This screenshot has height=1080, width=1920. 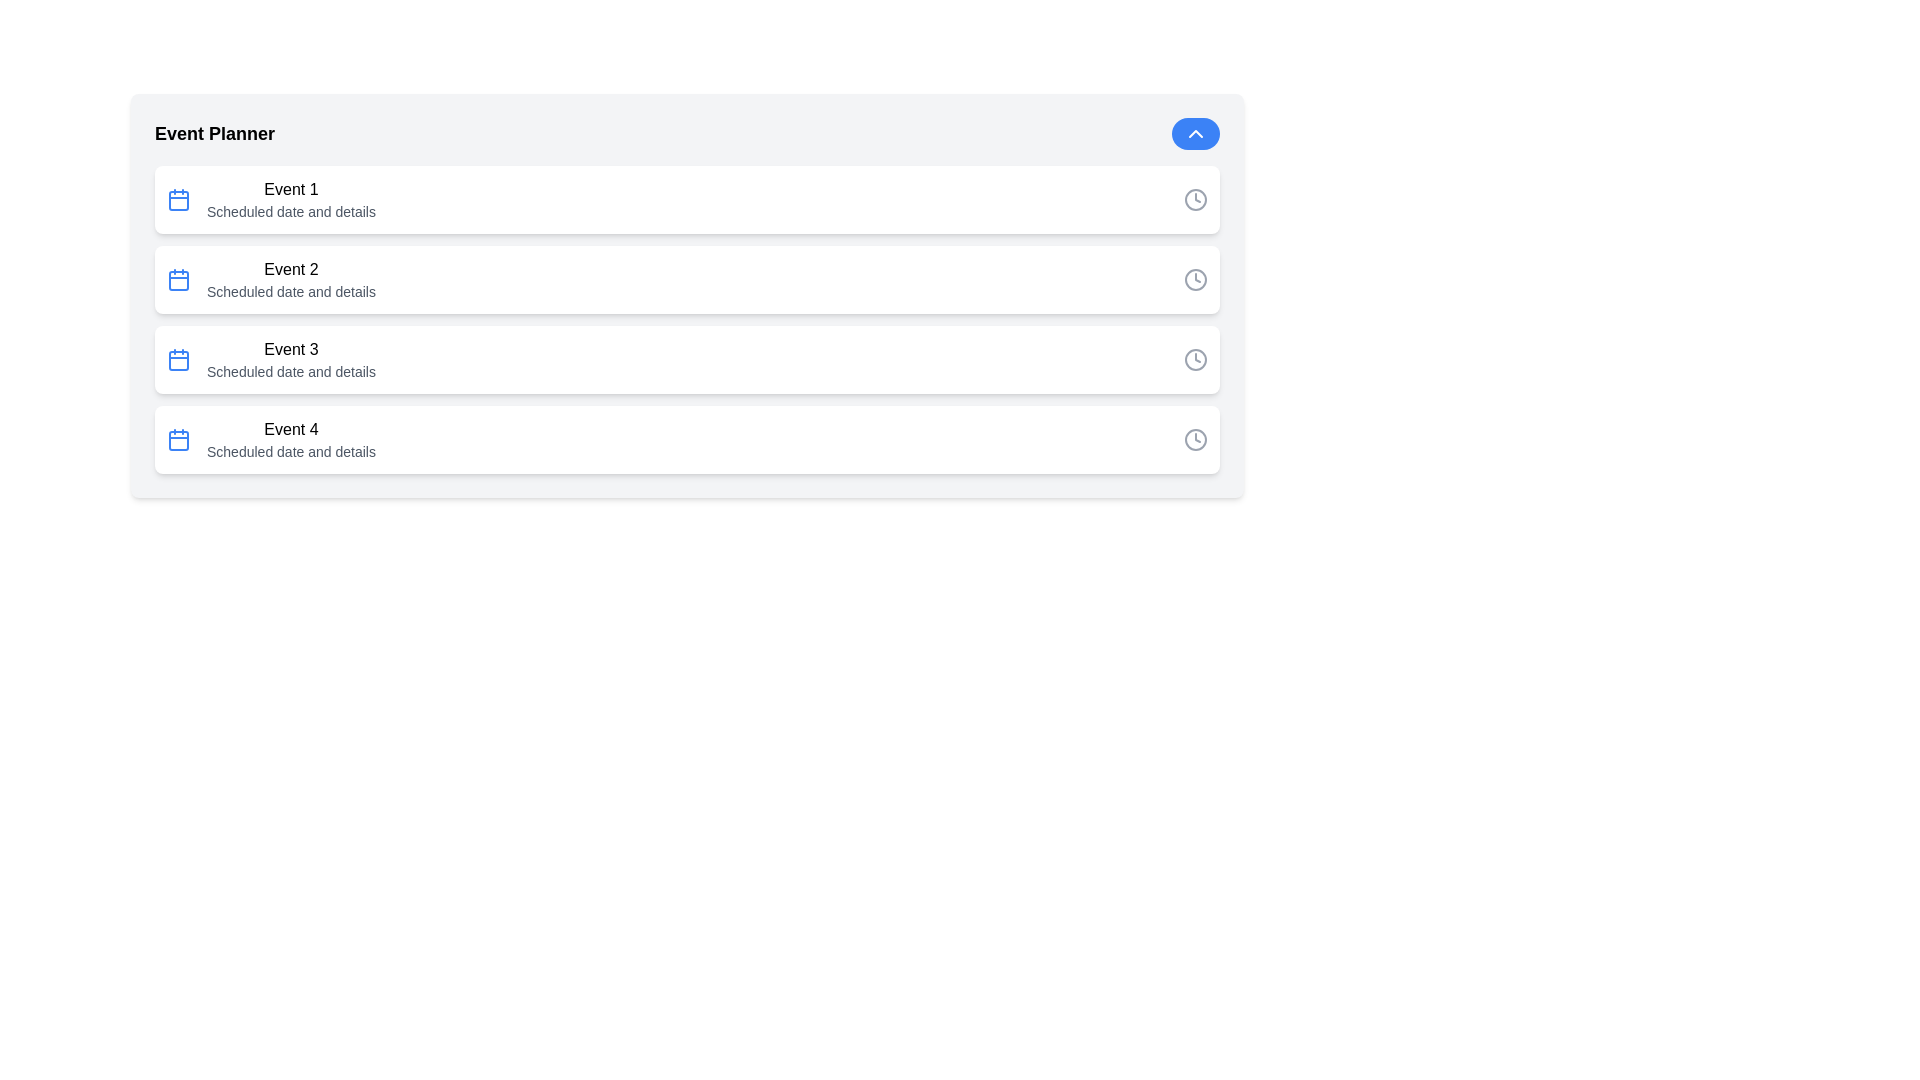 What do you see at coordinates (1195, 134) in the screenshot?
I see `the toggle button on the right side of the 'Event Planner' header bar` at bounding box center [1195, 134].